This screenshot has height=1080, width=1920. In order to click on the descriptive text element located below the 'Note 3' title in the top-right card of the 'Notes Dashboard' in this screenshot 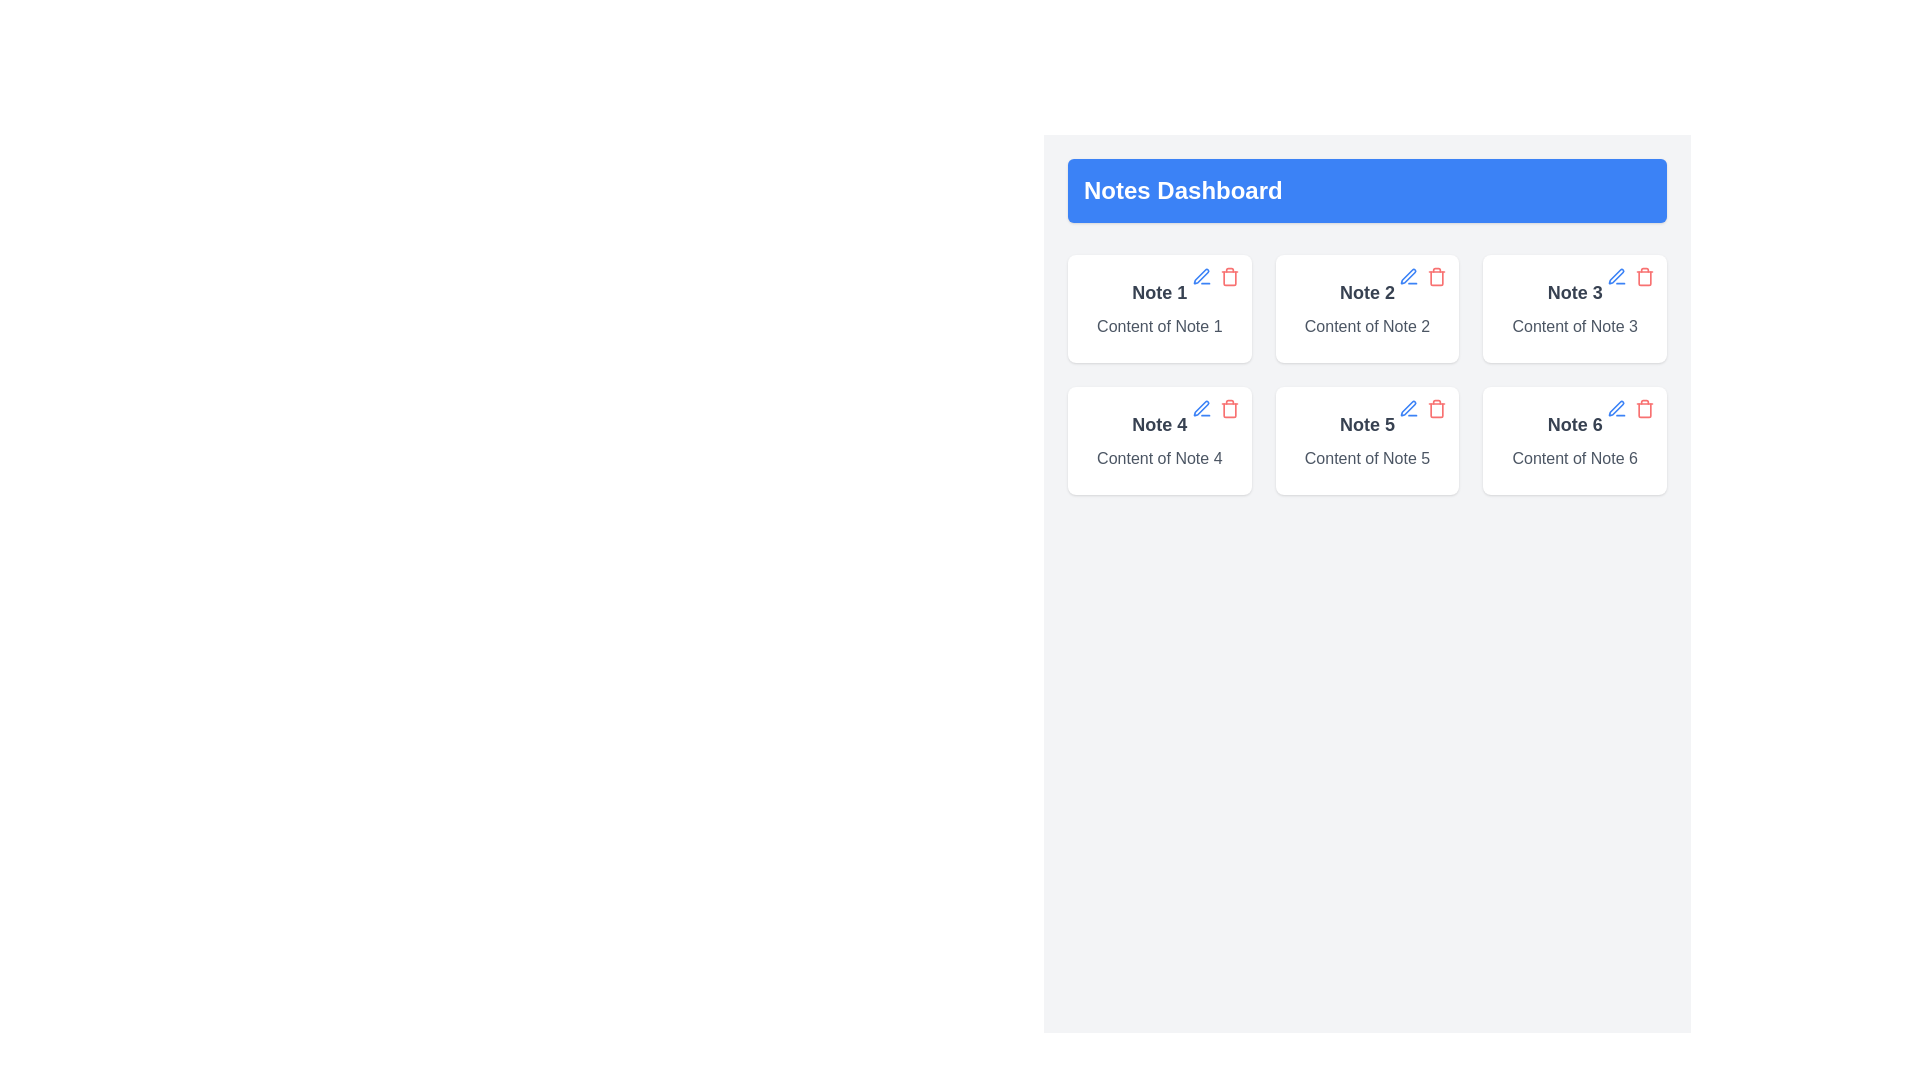, I will do `click(1574, 326)`.